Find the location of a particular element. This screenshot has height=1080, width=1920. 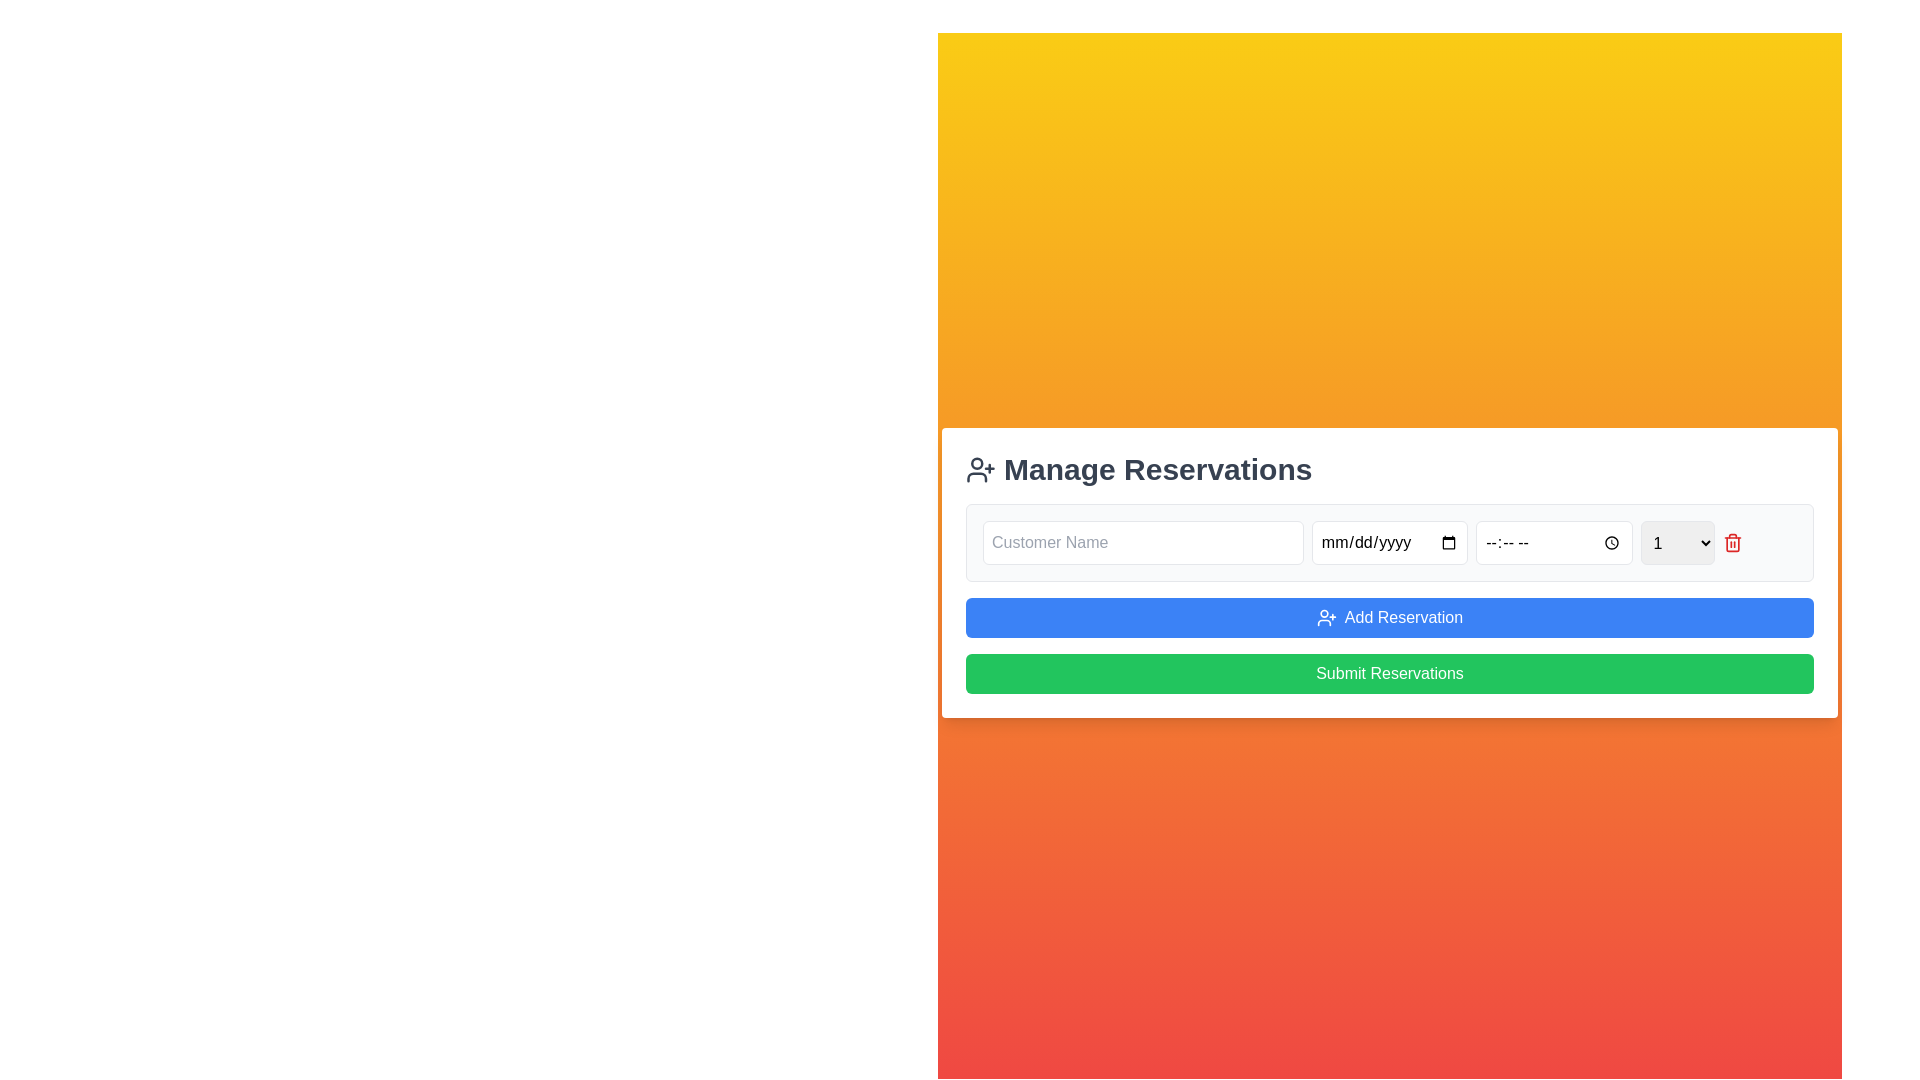

the trash icon button located in the top-right corner of the form interface is located at coordinates (1731, 543).